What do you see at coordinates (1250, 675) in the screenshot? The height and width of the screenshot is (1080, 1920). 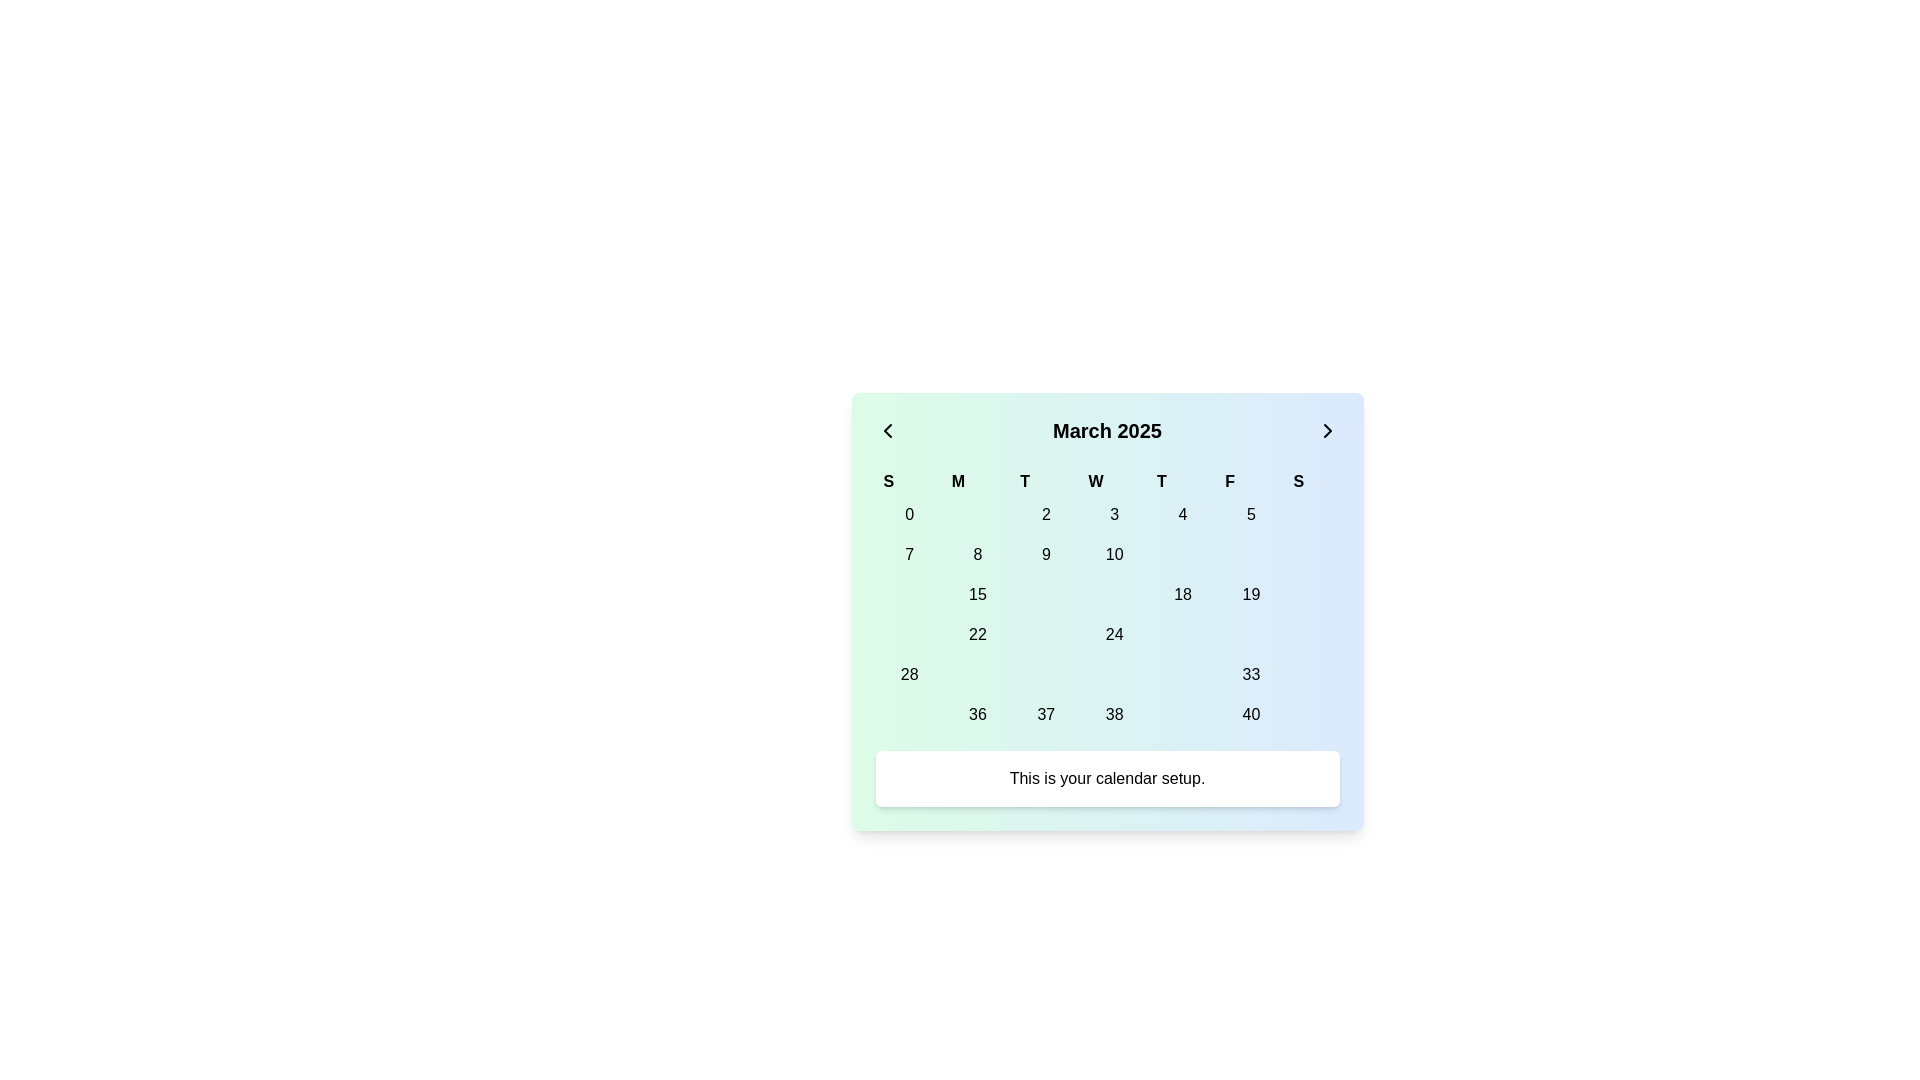 I see `the sixth static text label that displays a number, part of a series of seven horizontally arranged elements` at bounding box center [1250, 675].